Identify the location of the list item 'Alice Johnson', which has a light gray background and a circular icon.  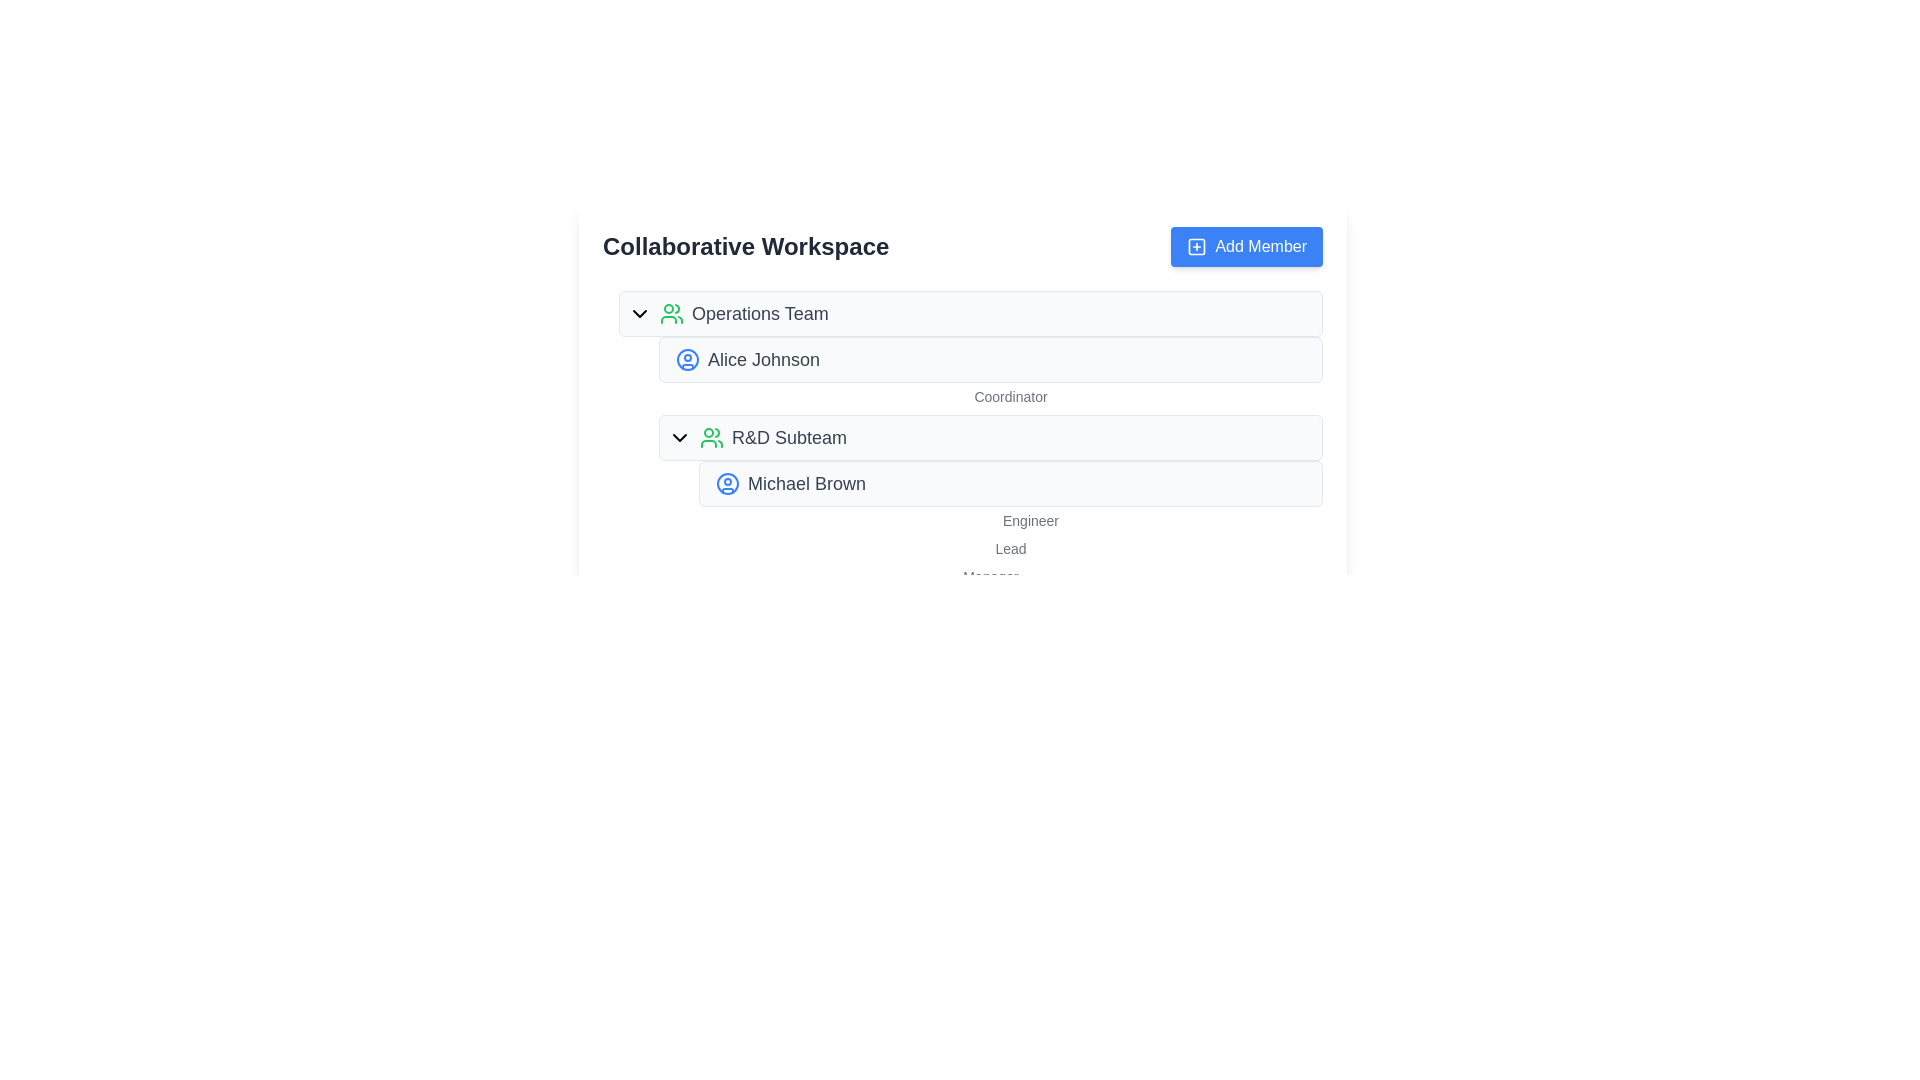
(990, 358).